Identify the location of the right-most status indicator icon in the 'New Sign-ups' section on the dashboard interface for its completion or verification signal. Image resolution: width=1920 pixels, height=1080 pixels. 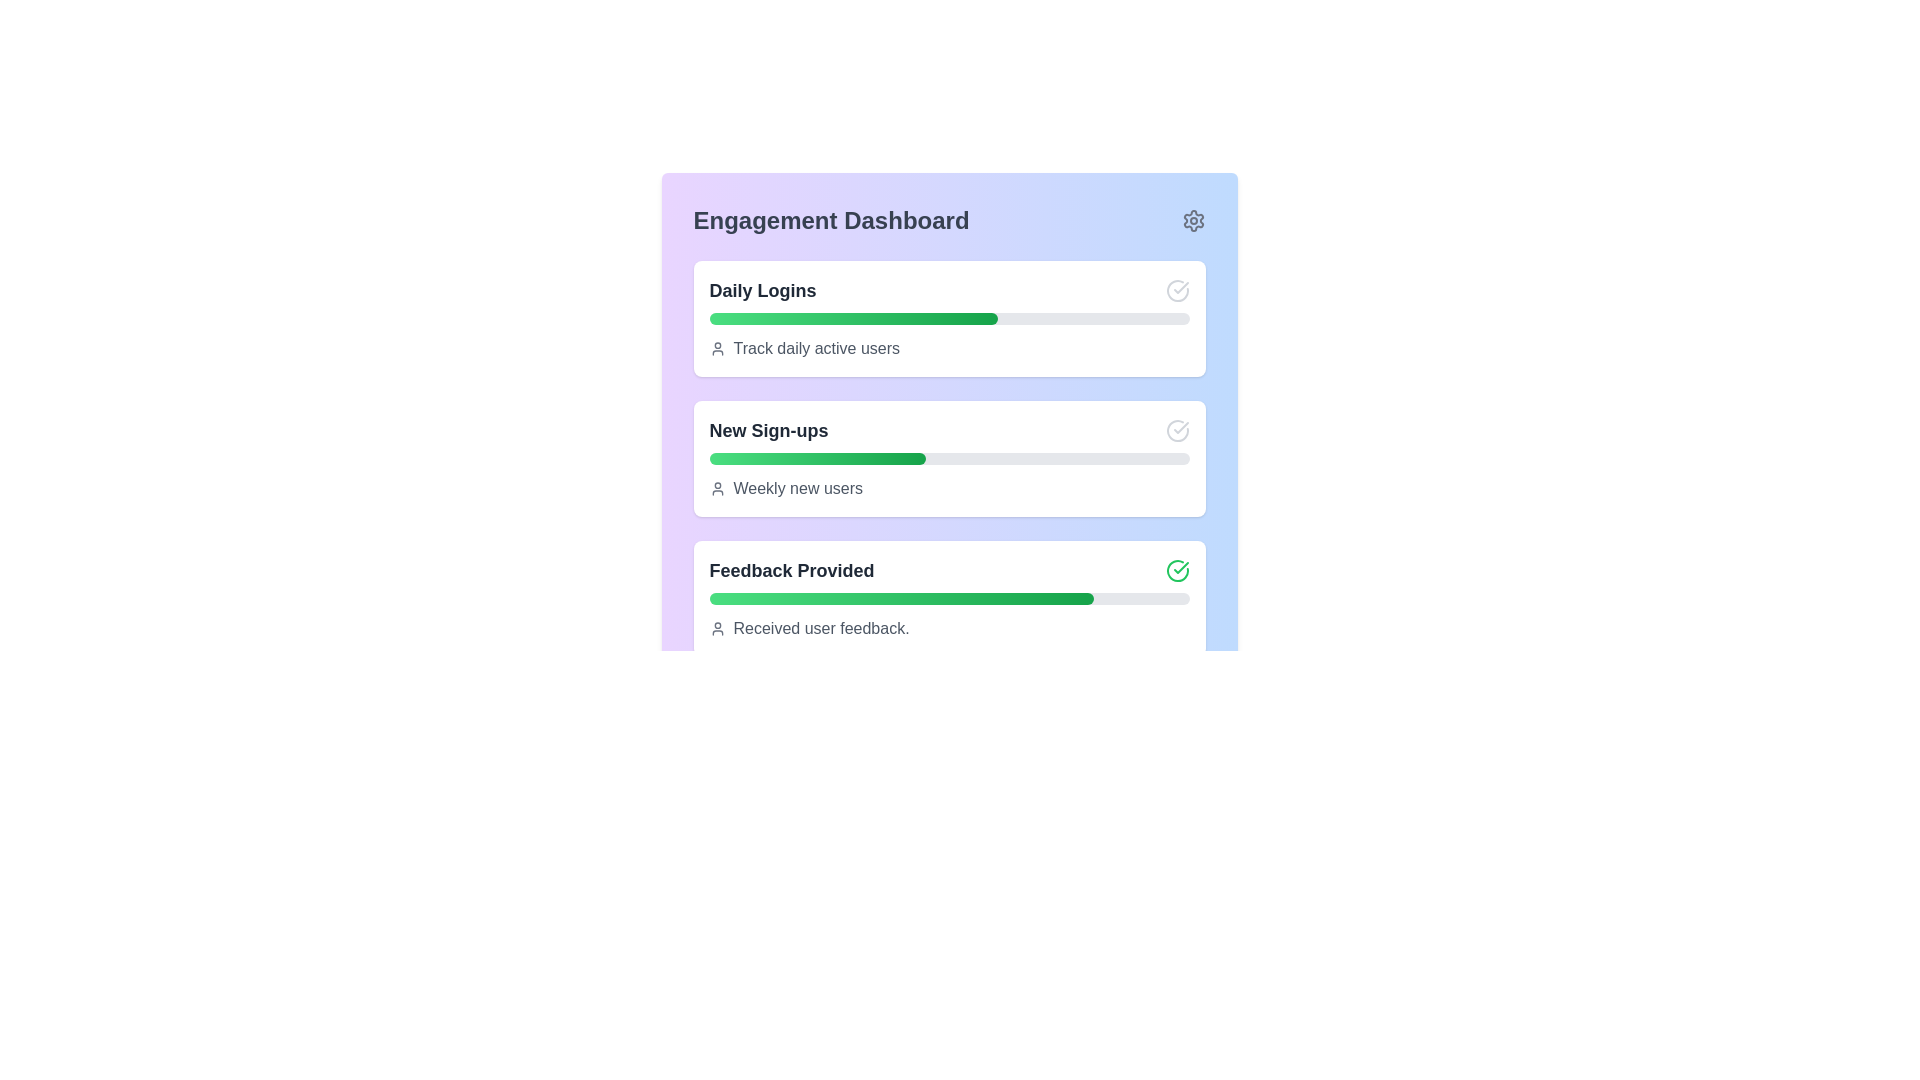
(1177, 430).